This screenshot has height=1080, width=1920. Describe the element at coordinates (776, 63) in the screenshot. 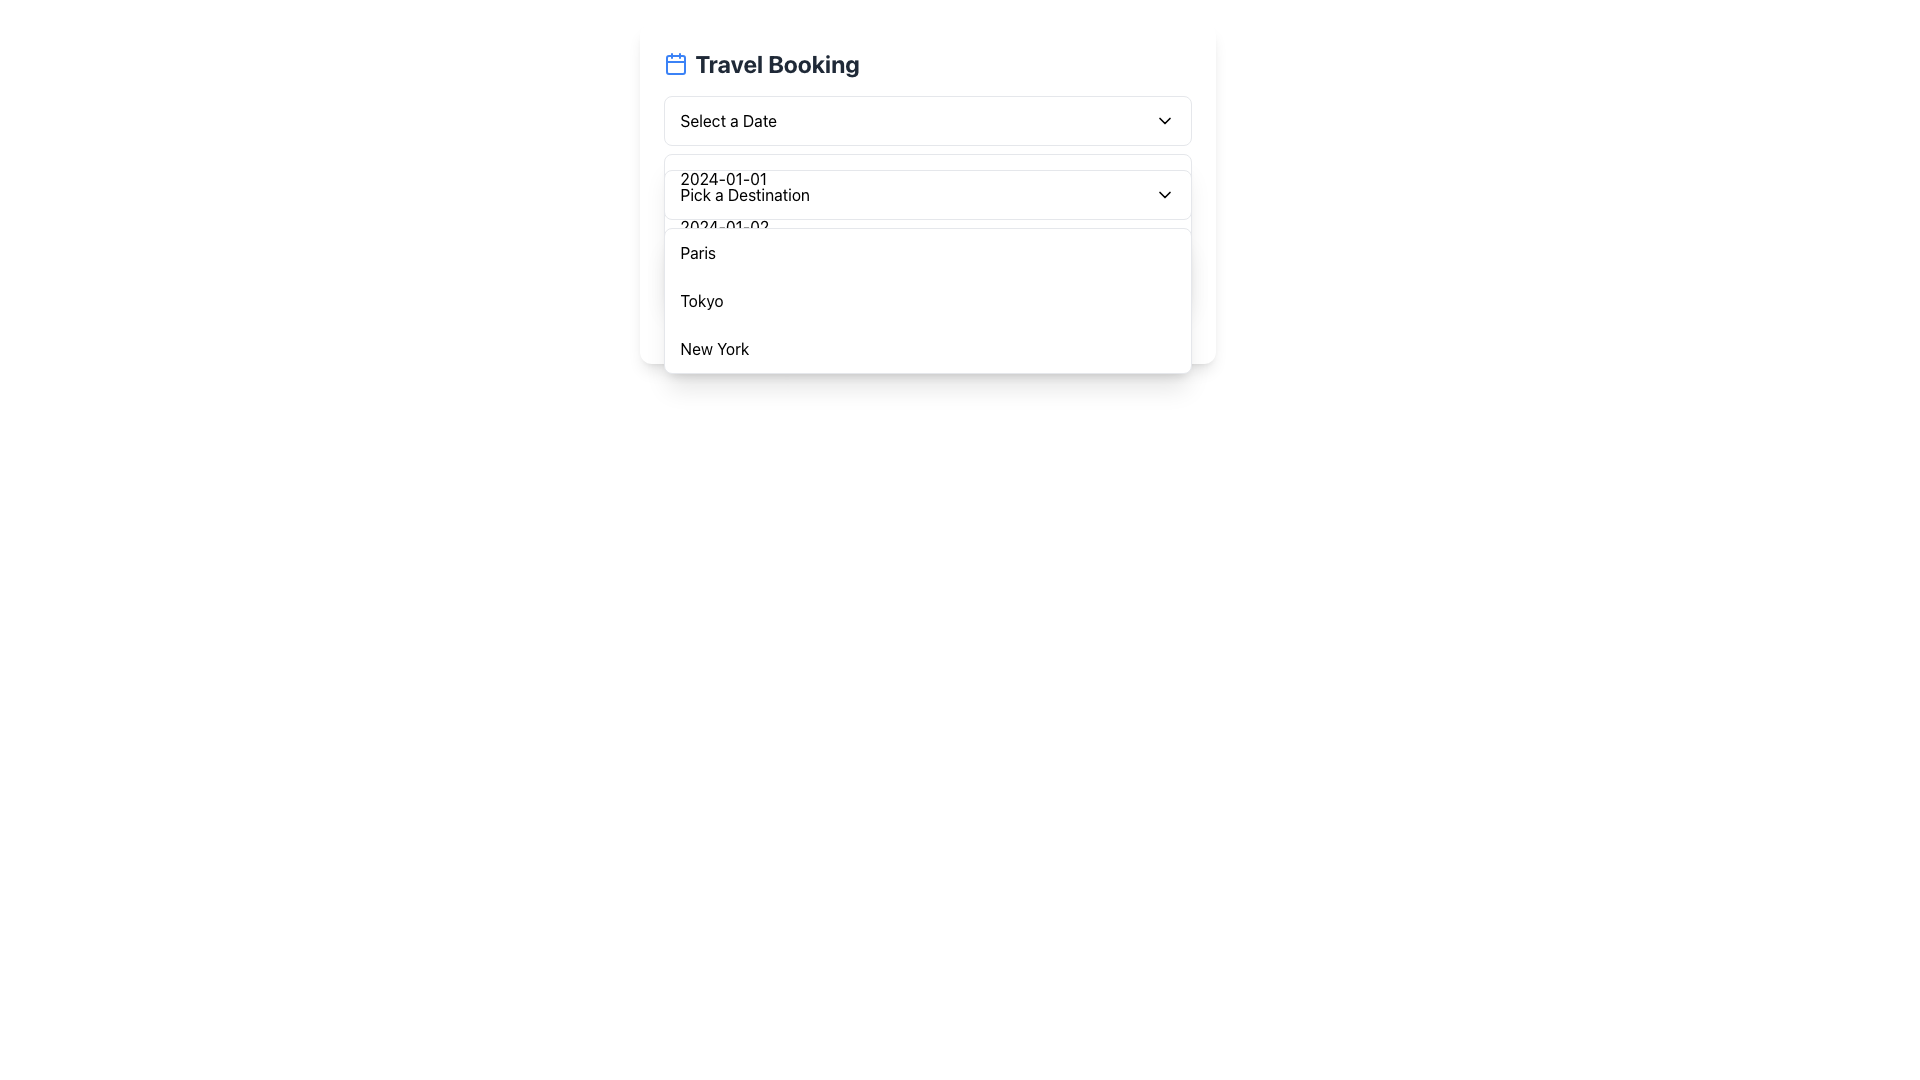

I see `the heading element displaying 'Travel Booking' to check its tooltip` at that location.